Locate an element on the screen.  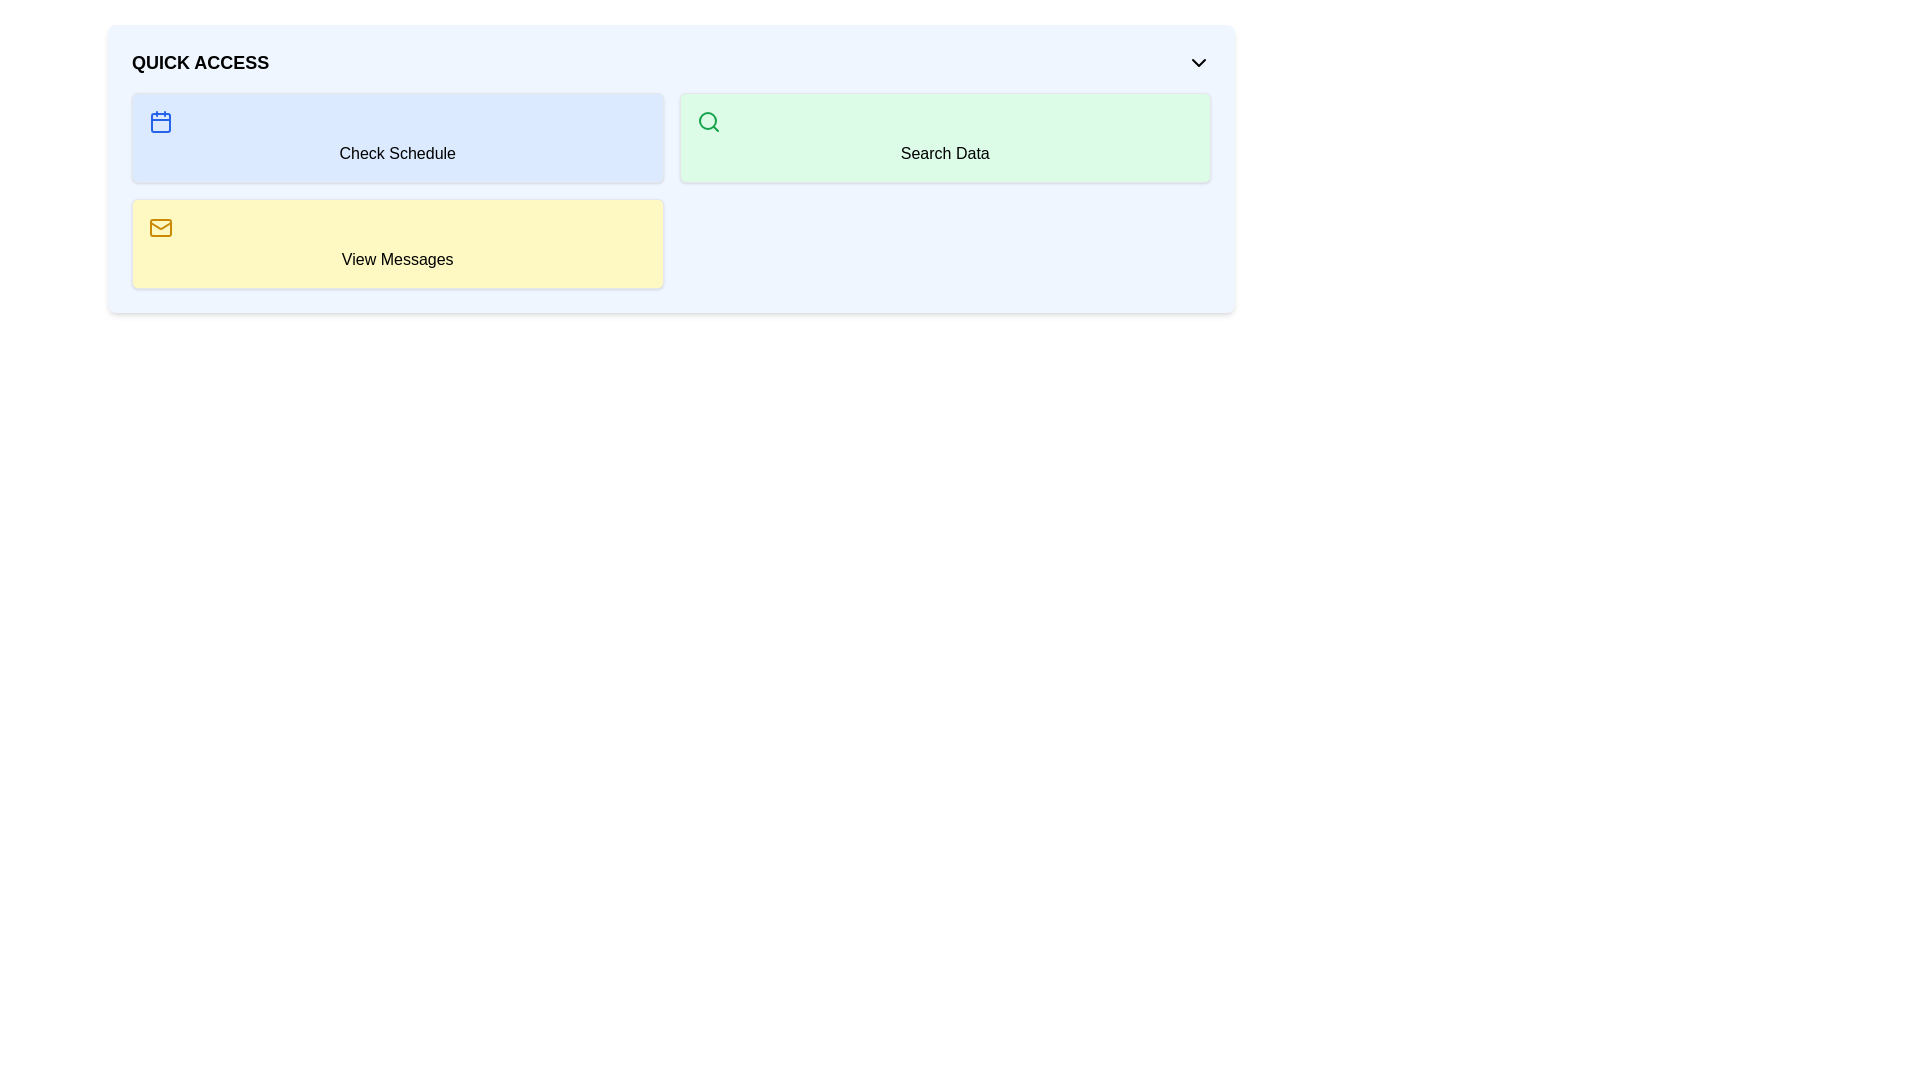
the downward-facing triangle button resembling a dropdown arrow located at the top-right corner of the 'Quick Access' section is located at coordinates (1199, 61).